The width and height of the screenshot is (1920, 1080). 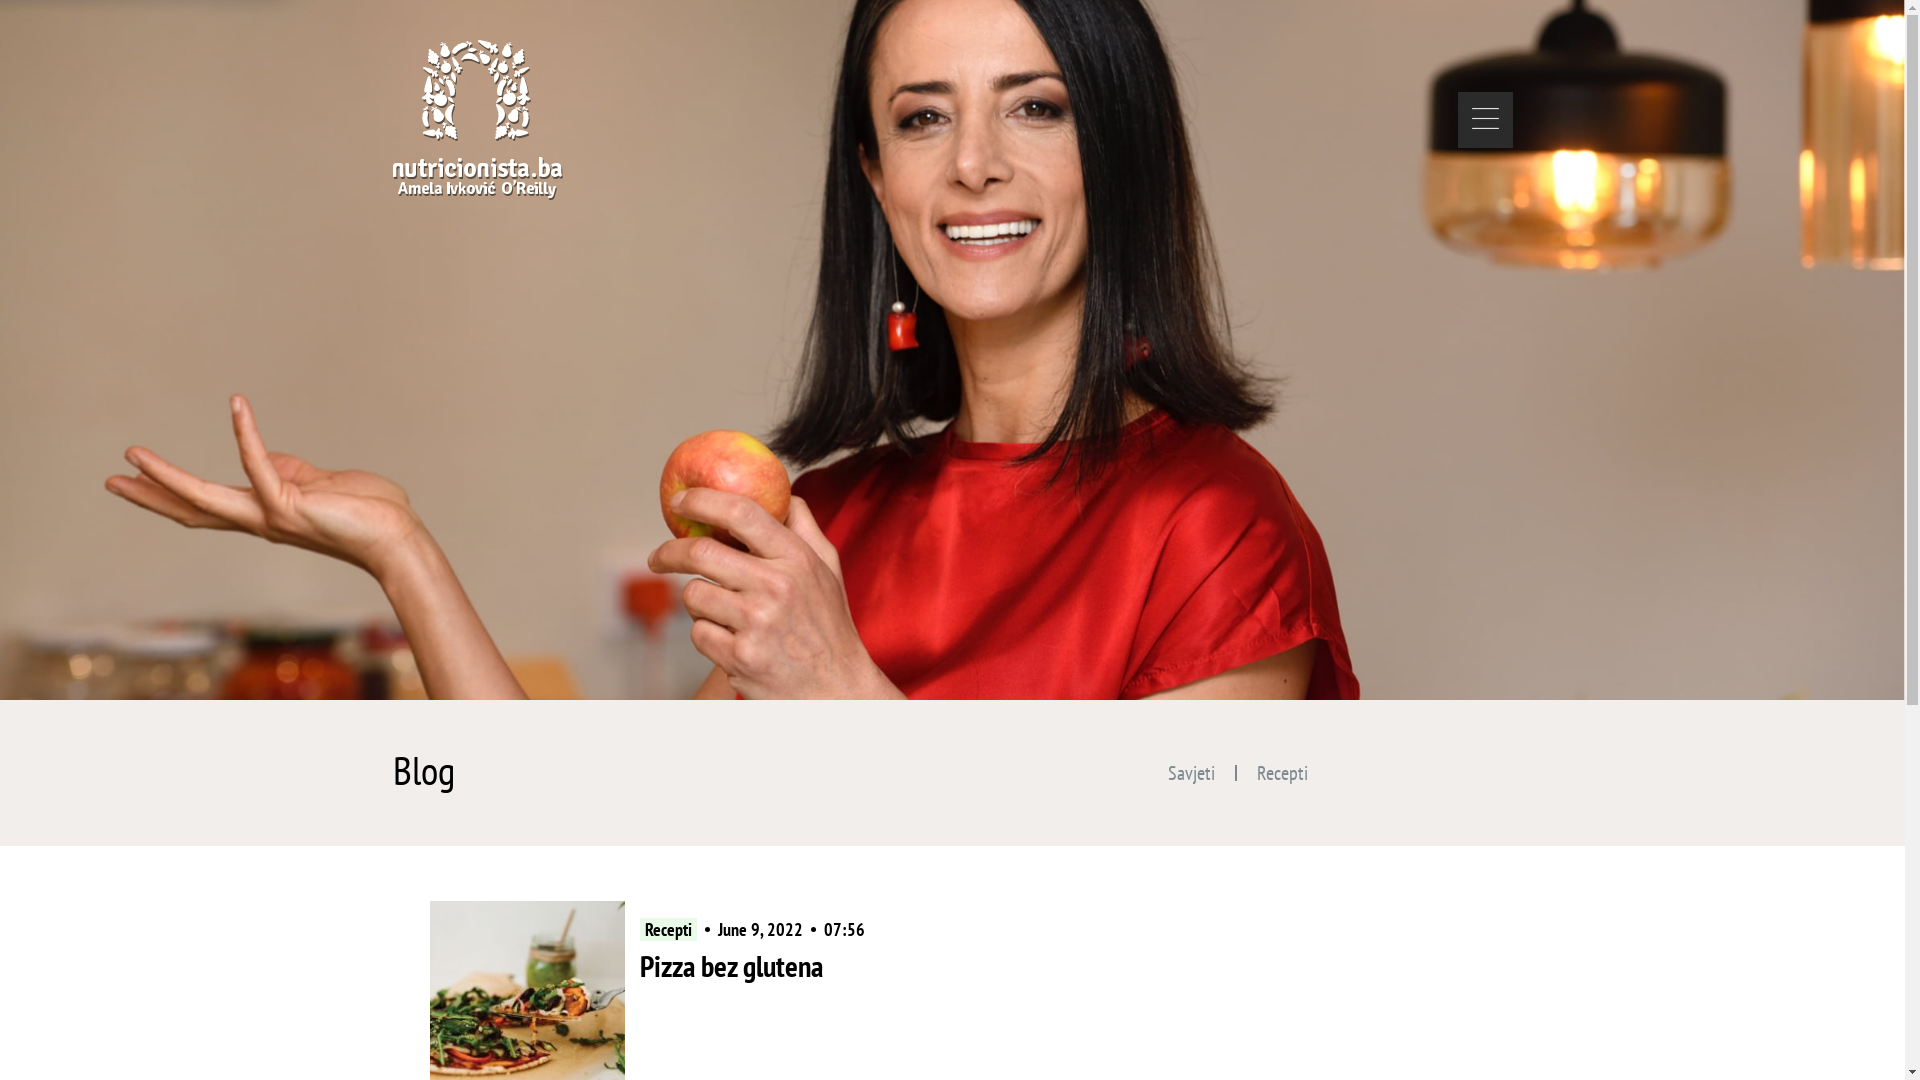 What do you see at coordinates (1281, 771) in the screenshot?
I see `'Recepti'` at bounding box center [1281, 771].